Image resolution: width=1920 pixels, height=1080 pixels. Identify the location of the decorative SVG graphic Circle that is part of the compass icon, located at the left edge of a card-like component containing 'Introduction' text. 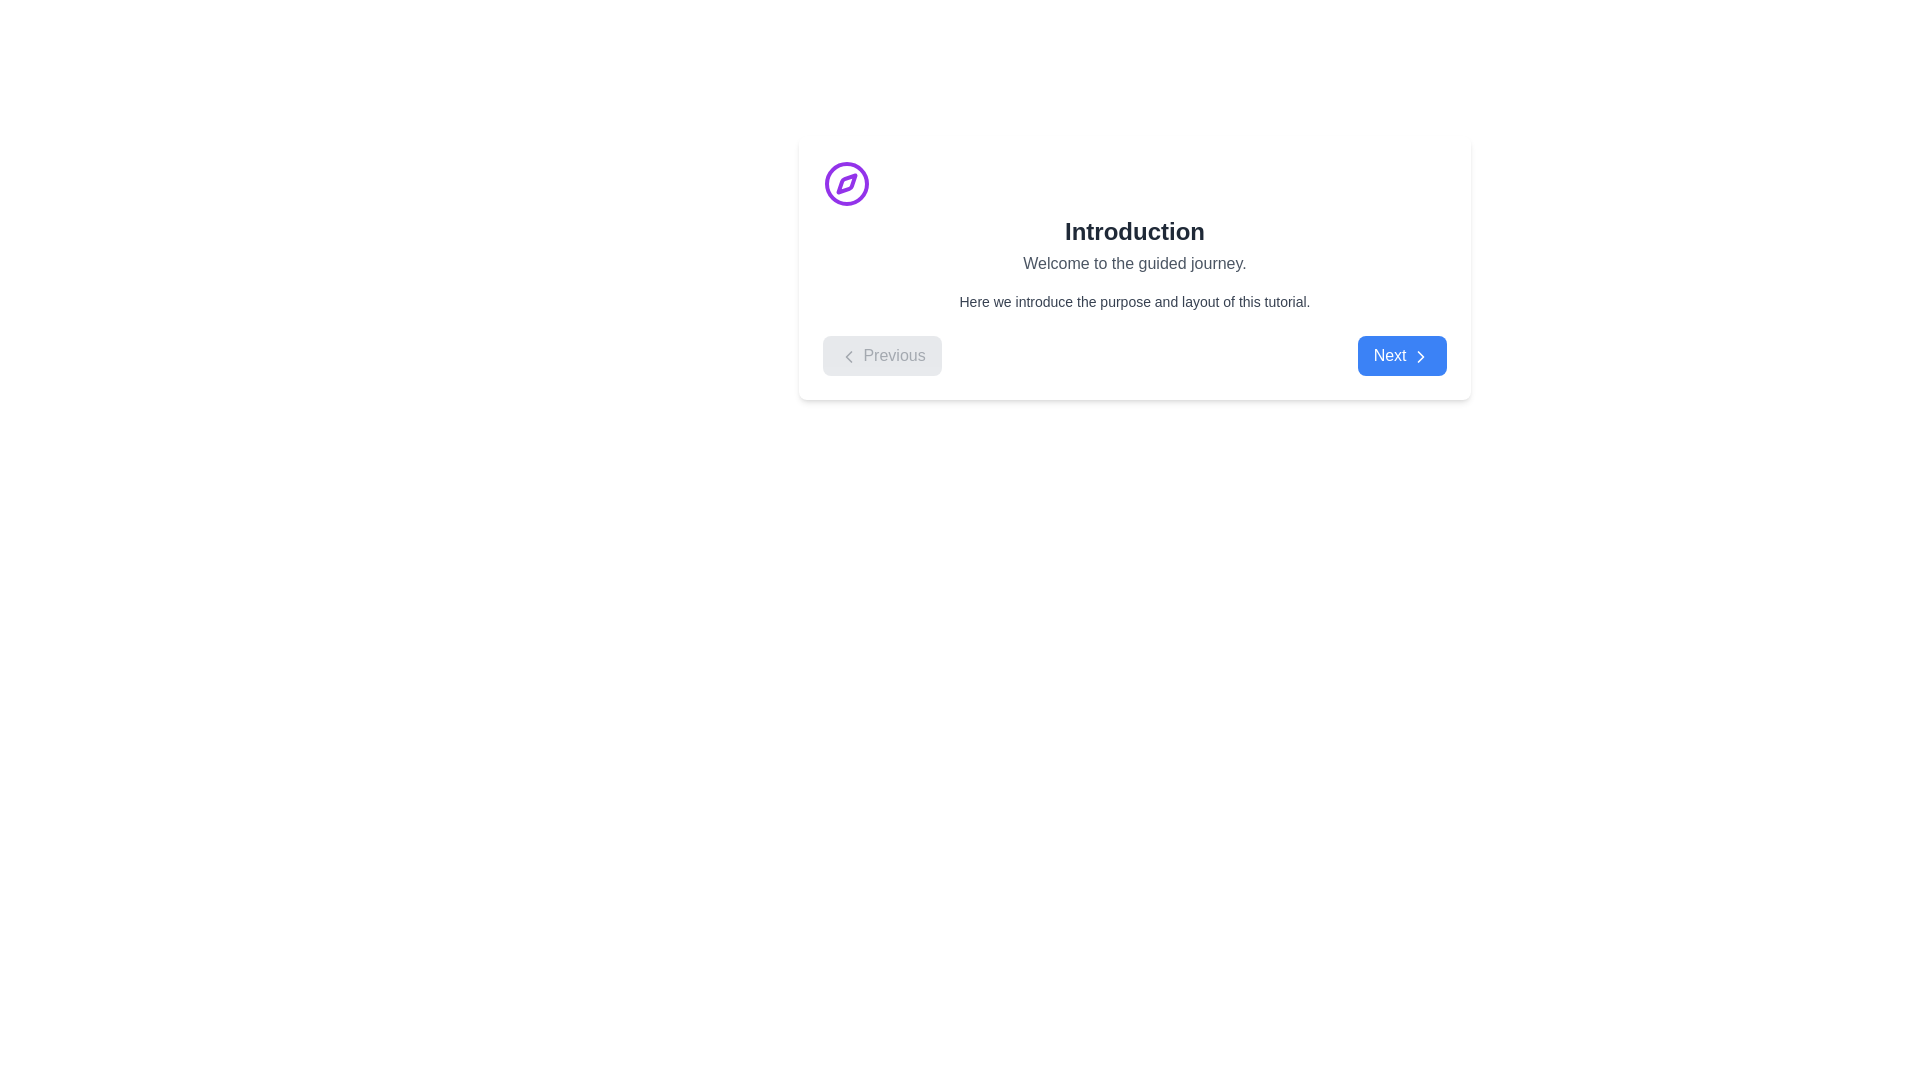
(846, 184).